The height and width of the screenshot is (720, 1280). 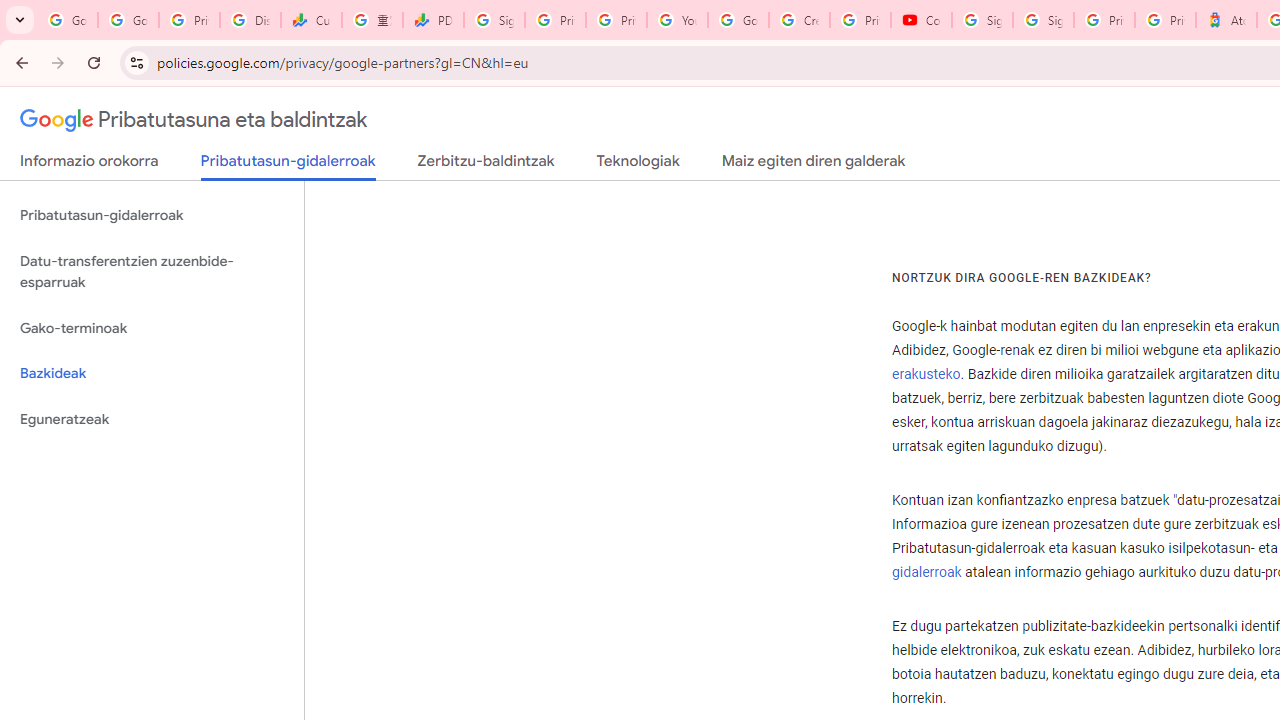 What do you see at coordinates (1225, 20) in the screenshot?
I see `'Atour Hotel - Google hotels'` at bounding box center [1225, 20].